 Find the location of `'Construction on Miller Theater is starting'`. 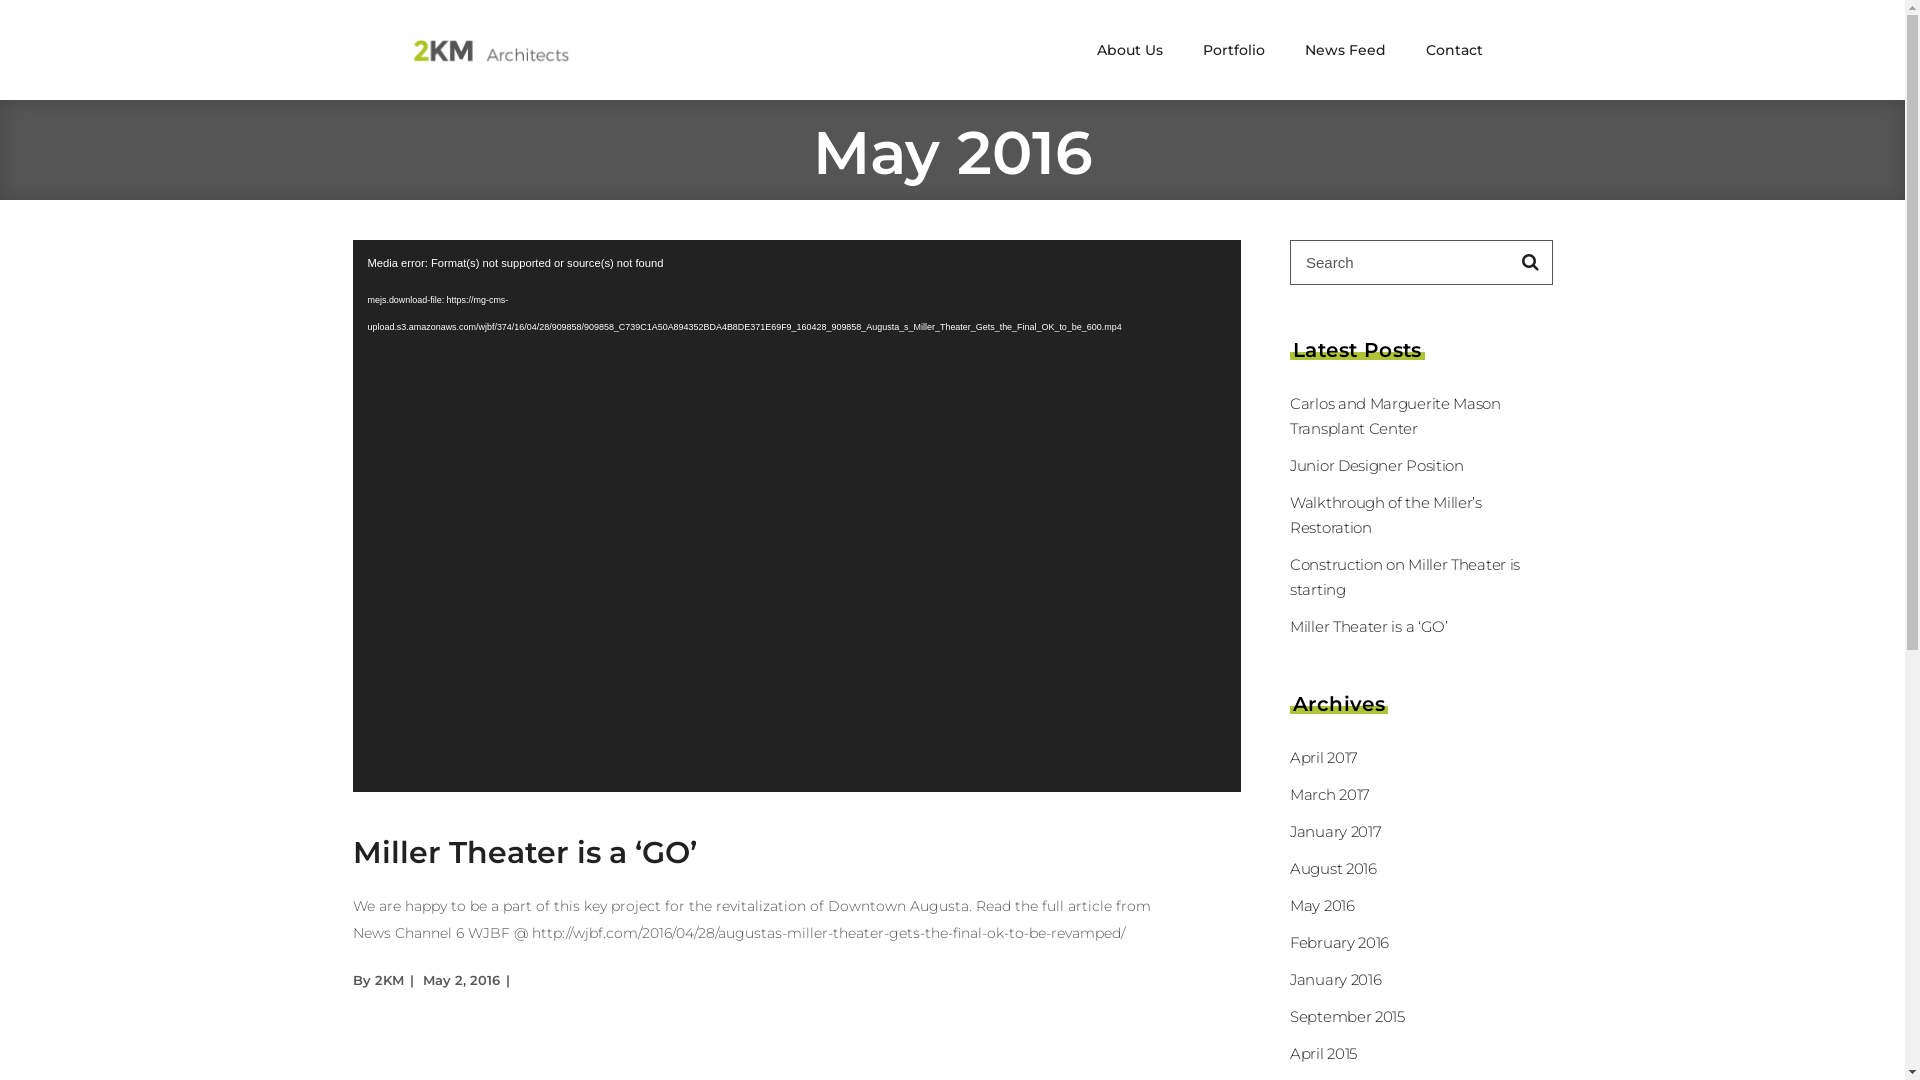

'Construction on Miller Theater is starting' is located at coordinates (1404, 577).